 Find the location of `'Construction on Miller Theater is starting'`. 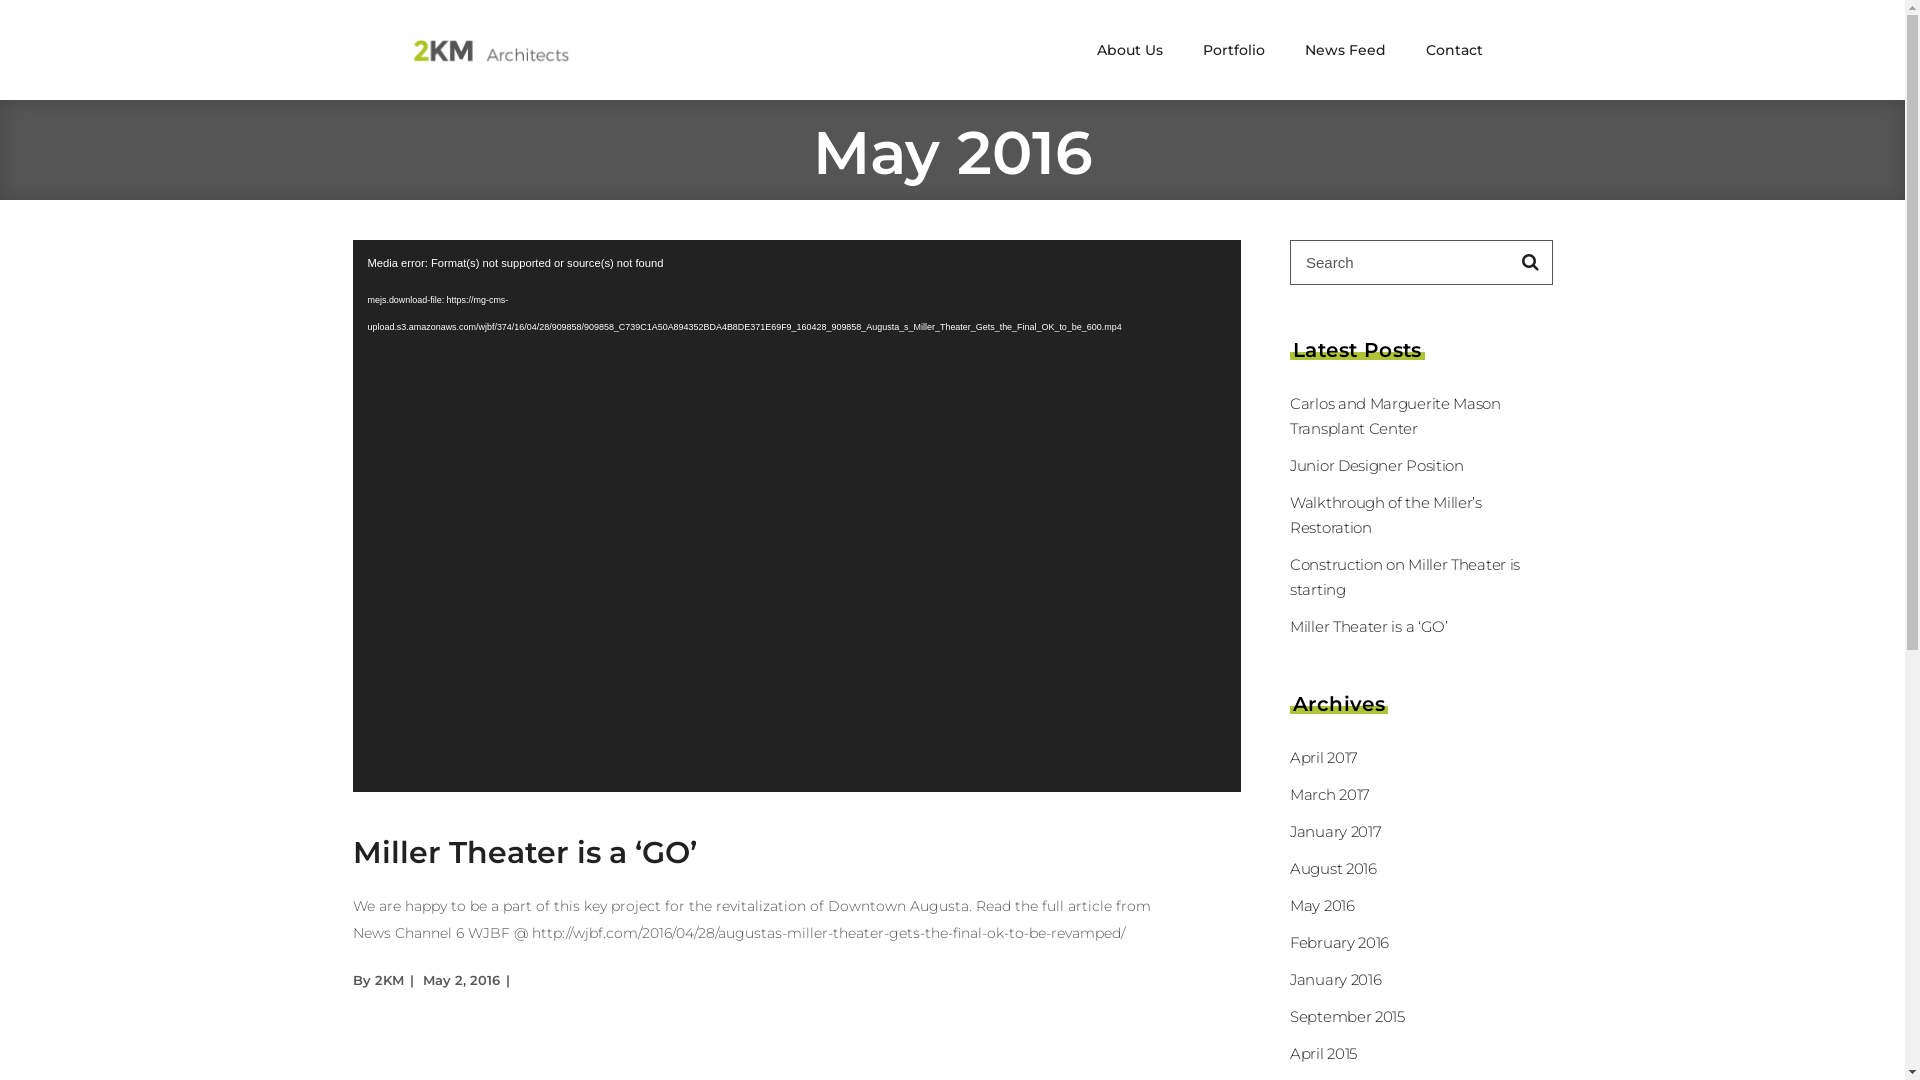

'Construction on Miller Theater is starting' is located at coordinates (1404, 577).